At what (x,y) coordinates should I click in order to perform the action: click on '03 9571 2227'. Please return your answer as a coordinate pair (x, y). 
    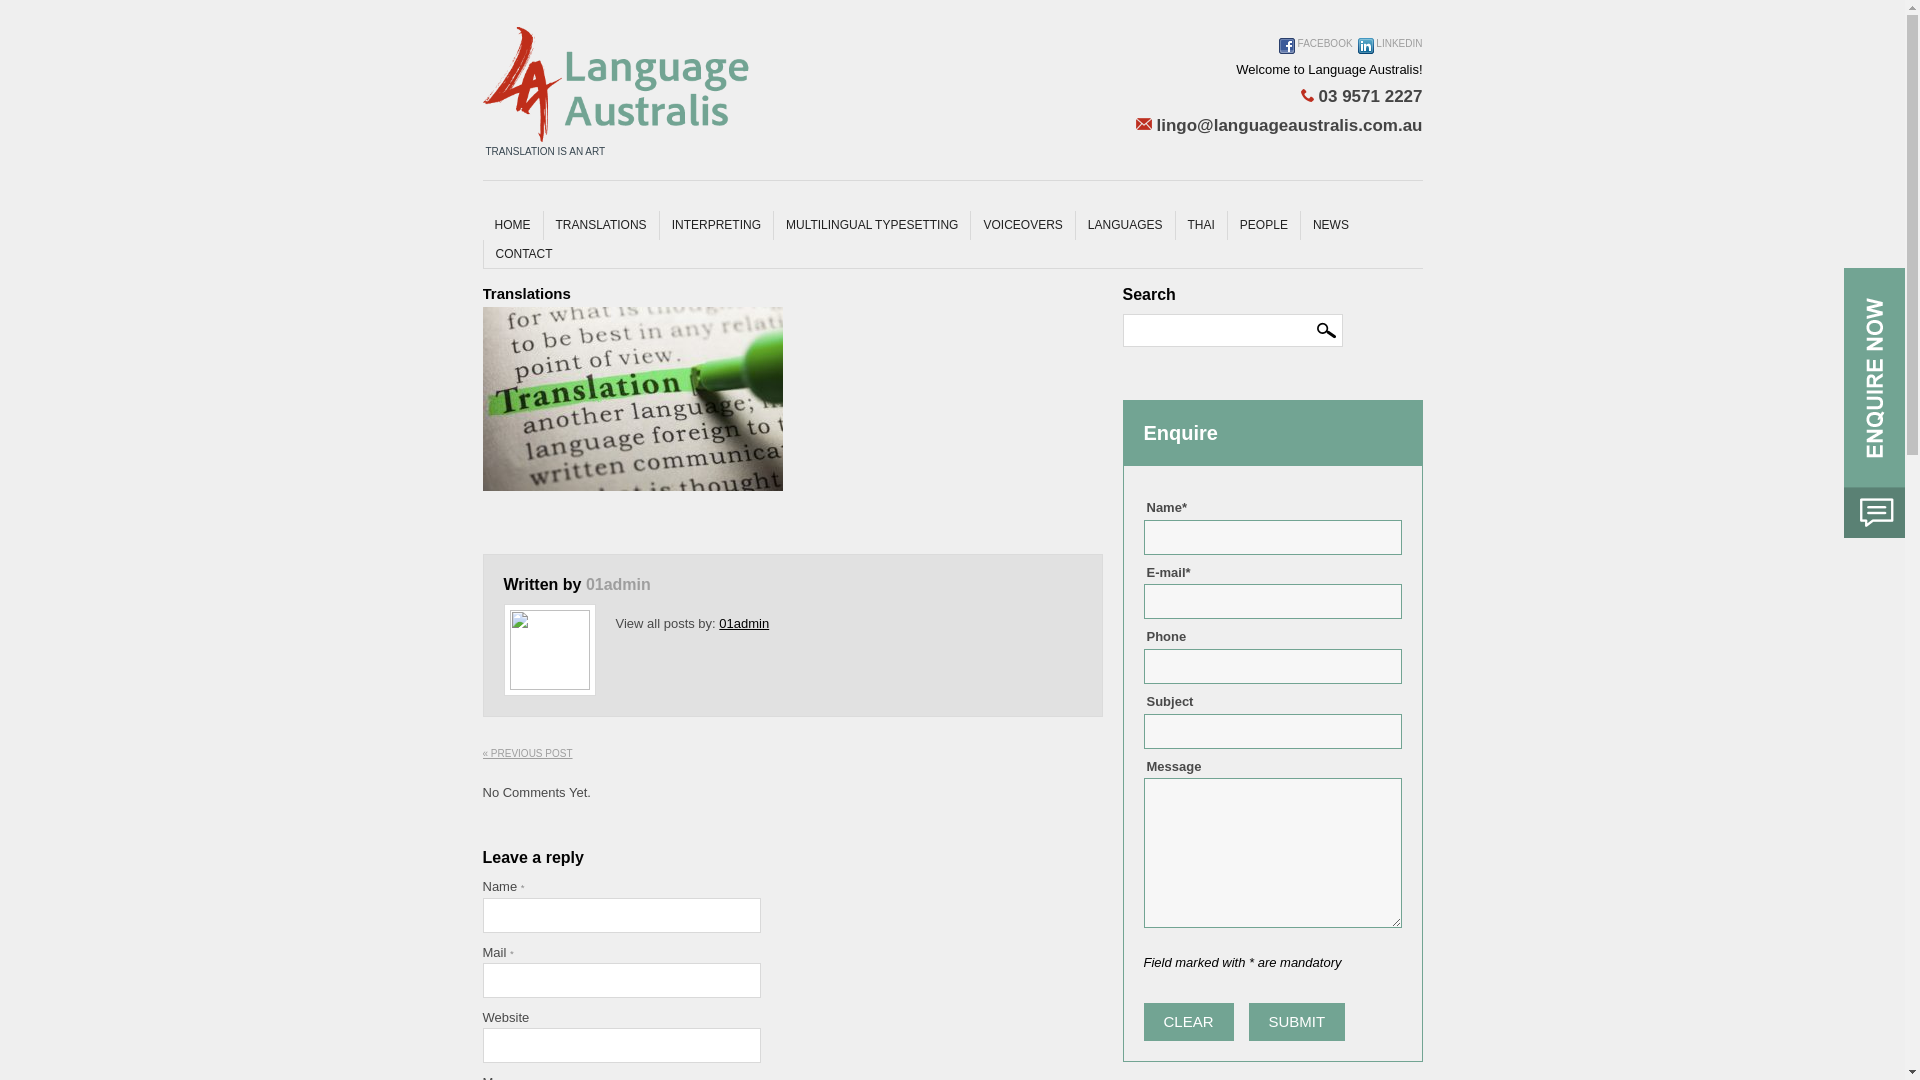
    Looking at the image, I should click on (1278, 96).